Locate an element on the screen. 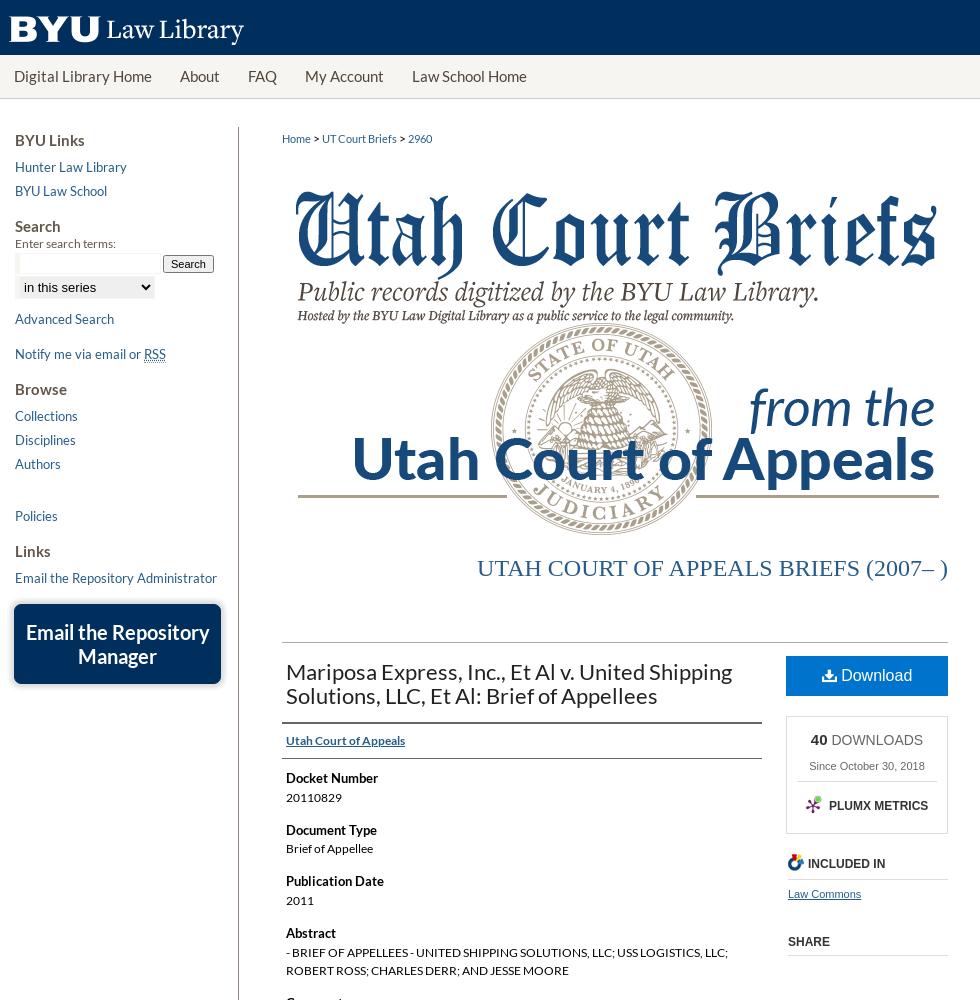 Image resolution: width=980 pixels, height=1000 pixels. 'Links' is located at coordinates (33, 550).